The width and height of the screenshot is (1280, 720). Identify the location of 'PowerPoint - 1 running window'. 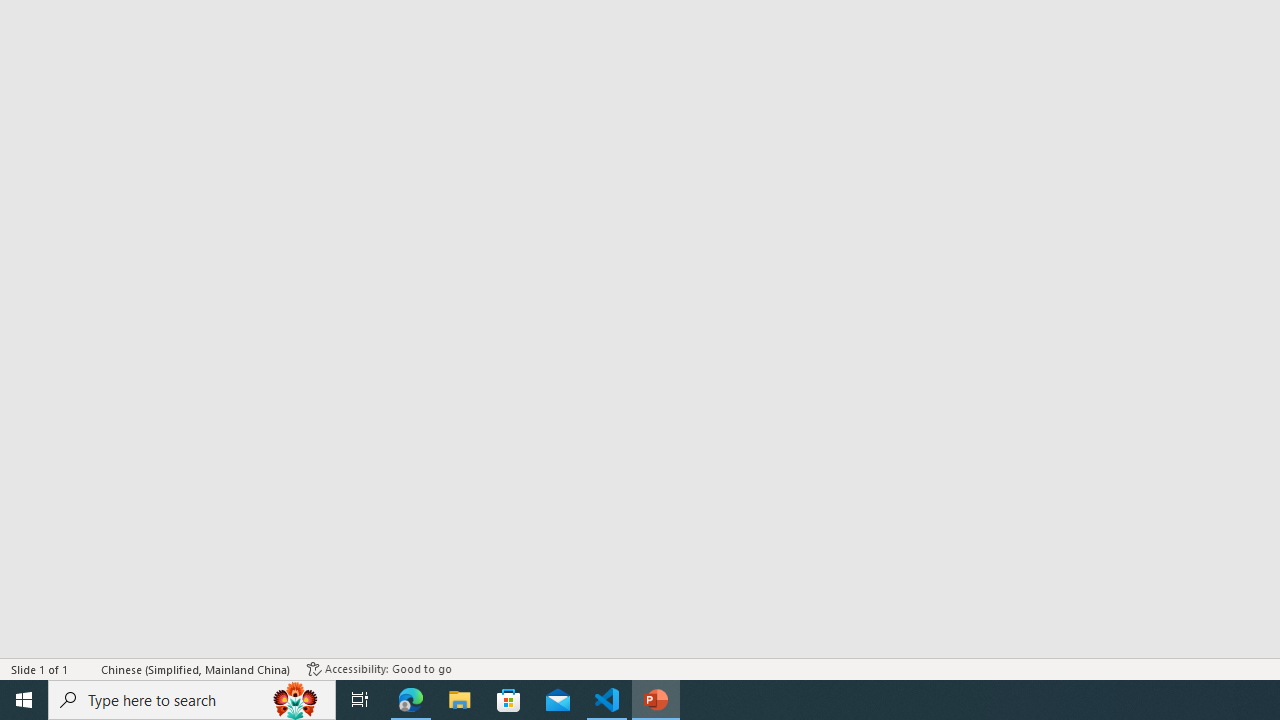
(656, 698).